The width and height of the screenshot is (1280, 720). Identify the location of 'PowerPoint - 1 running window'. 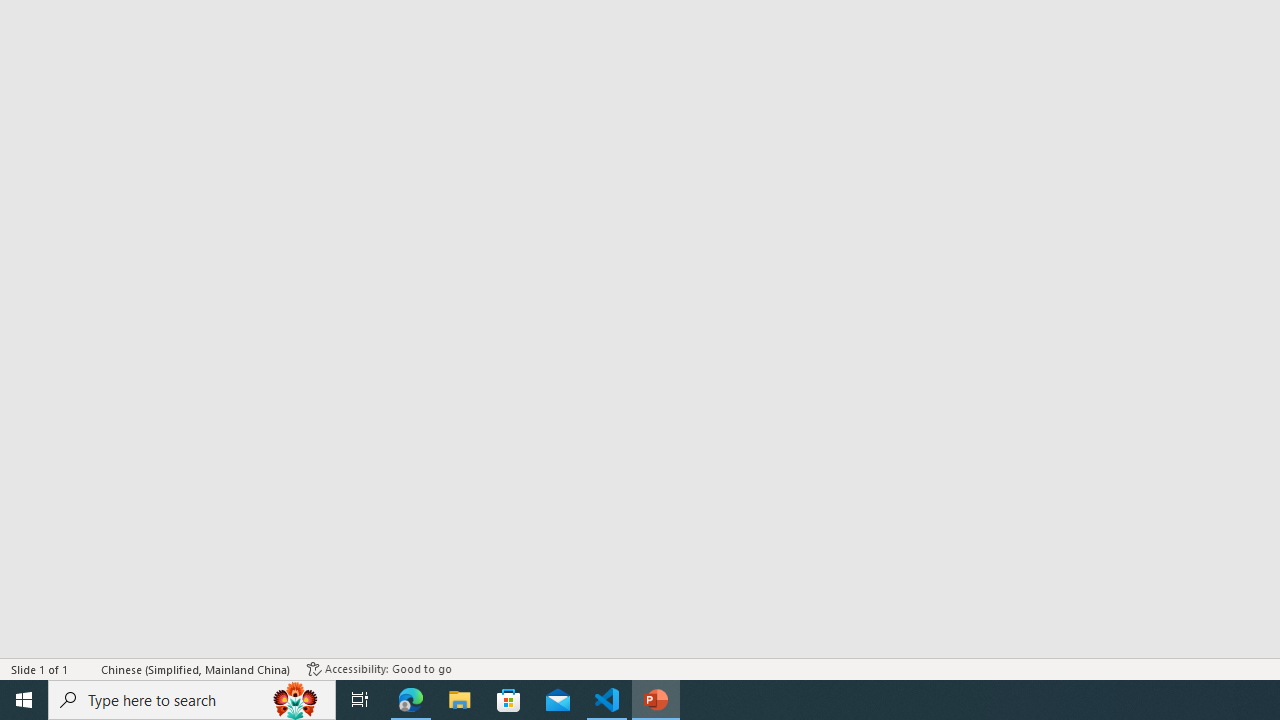
(656, 698).